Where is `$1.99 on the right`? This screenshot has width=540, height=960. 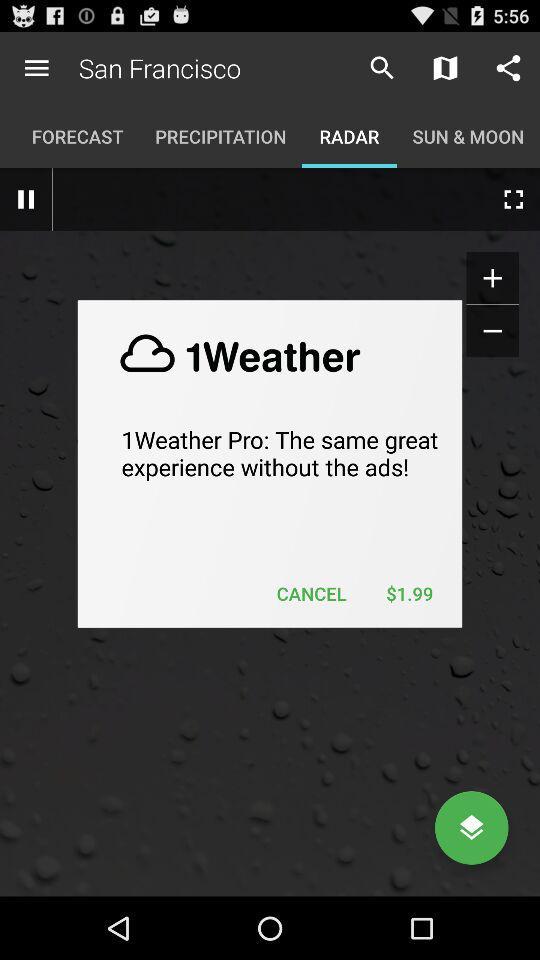 $1.99 on the right is located at coordinates (408, 593).